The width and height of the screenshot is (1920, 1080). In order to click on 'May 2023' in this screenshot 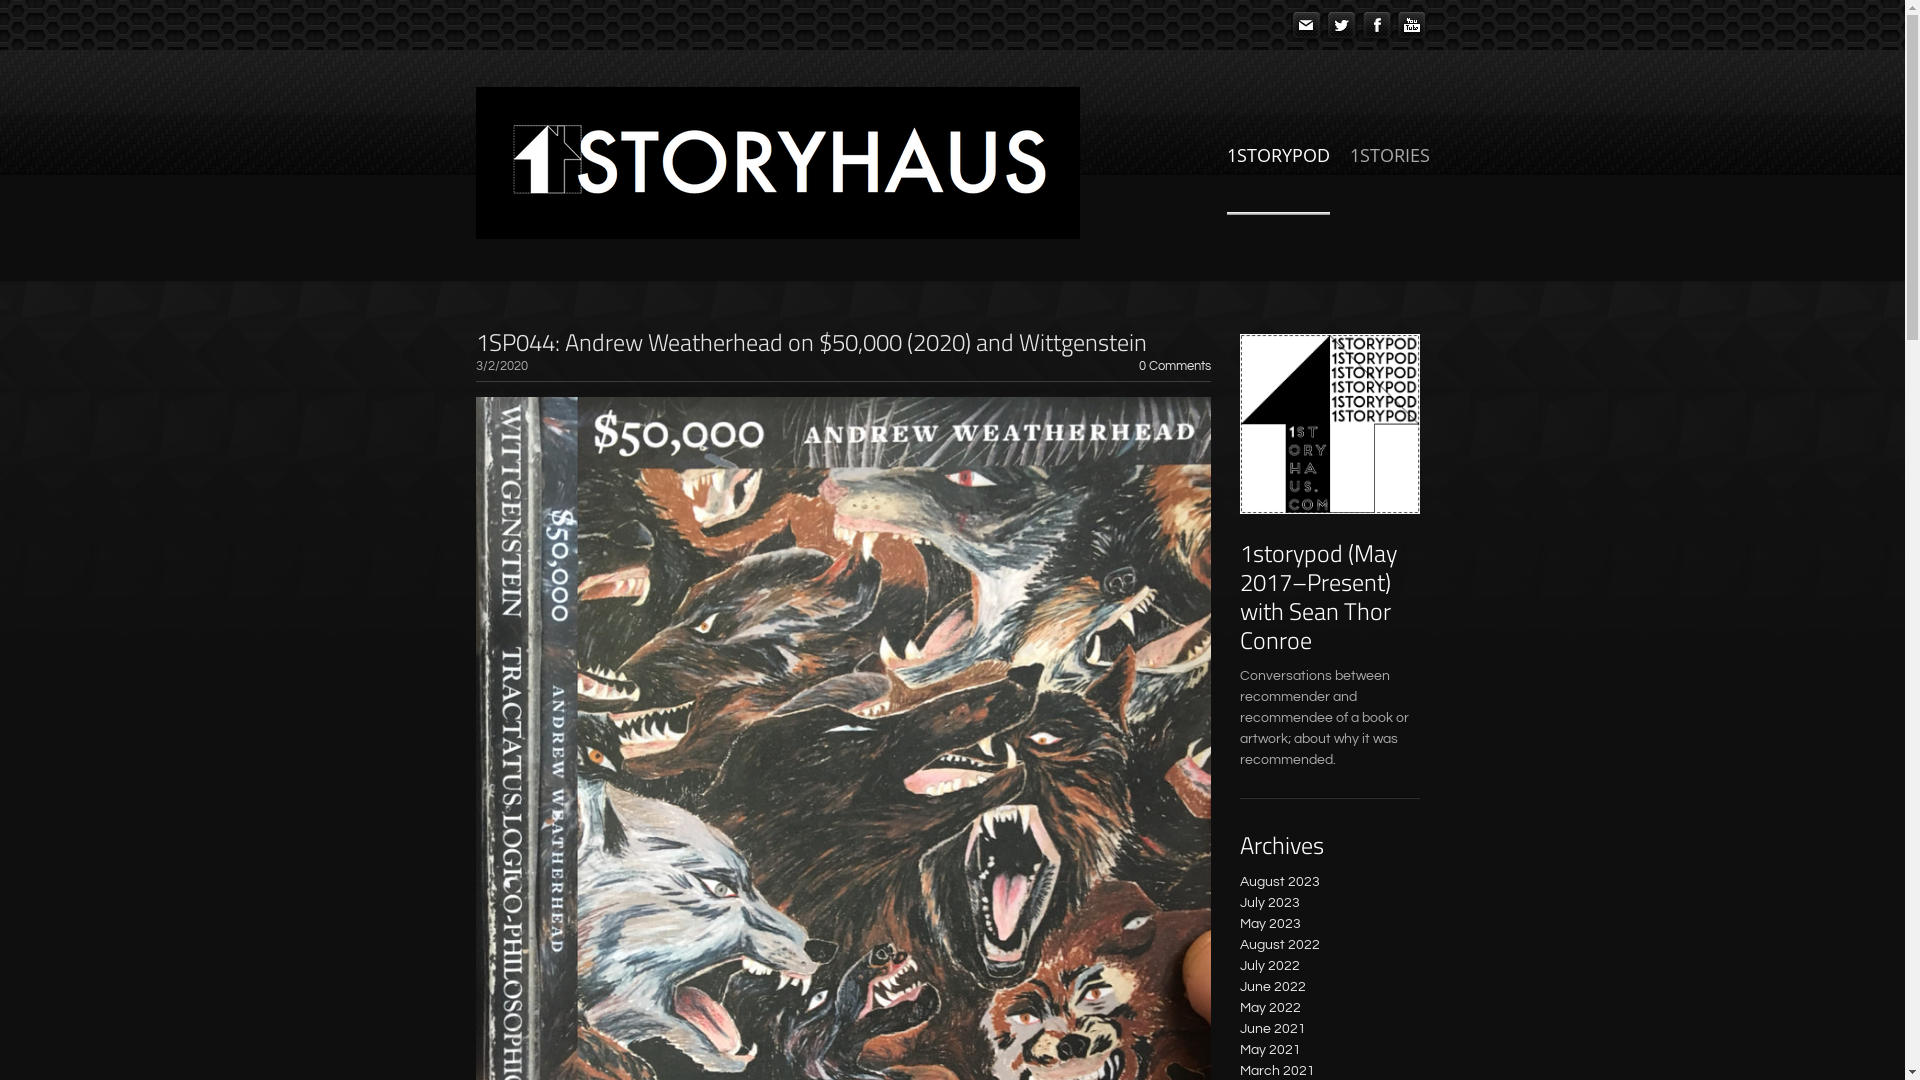, I will do `click(1238, 924)`.